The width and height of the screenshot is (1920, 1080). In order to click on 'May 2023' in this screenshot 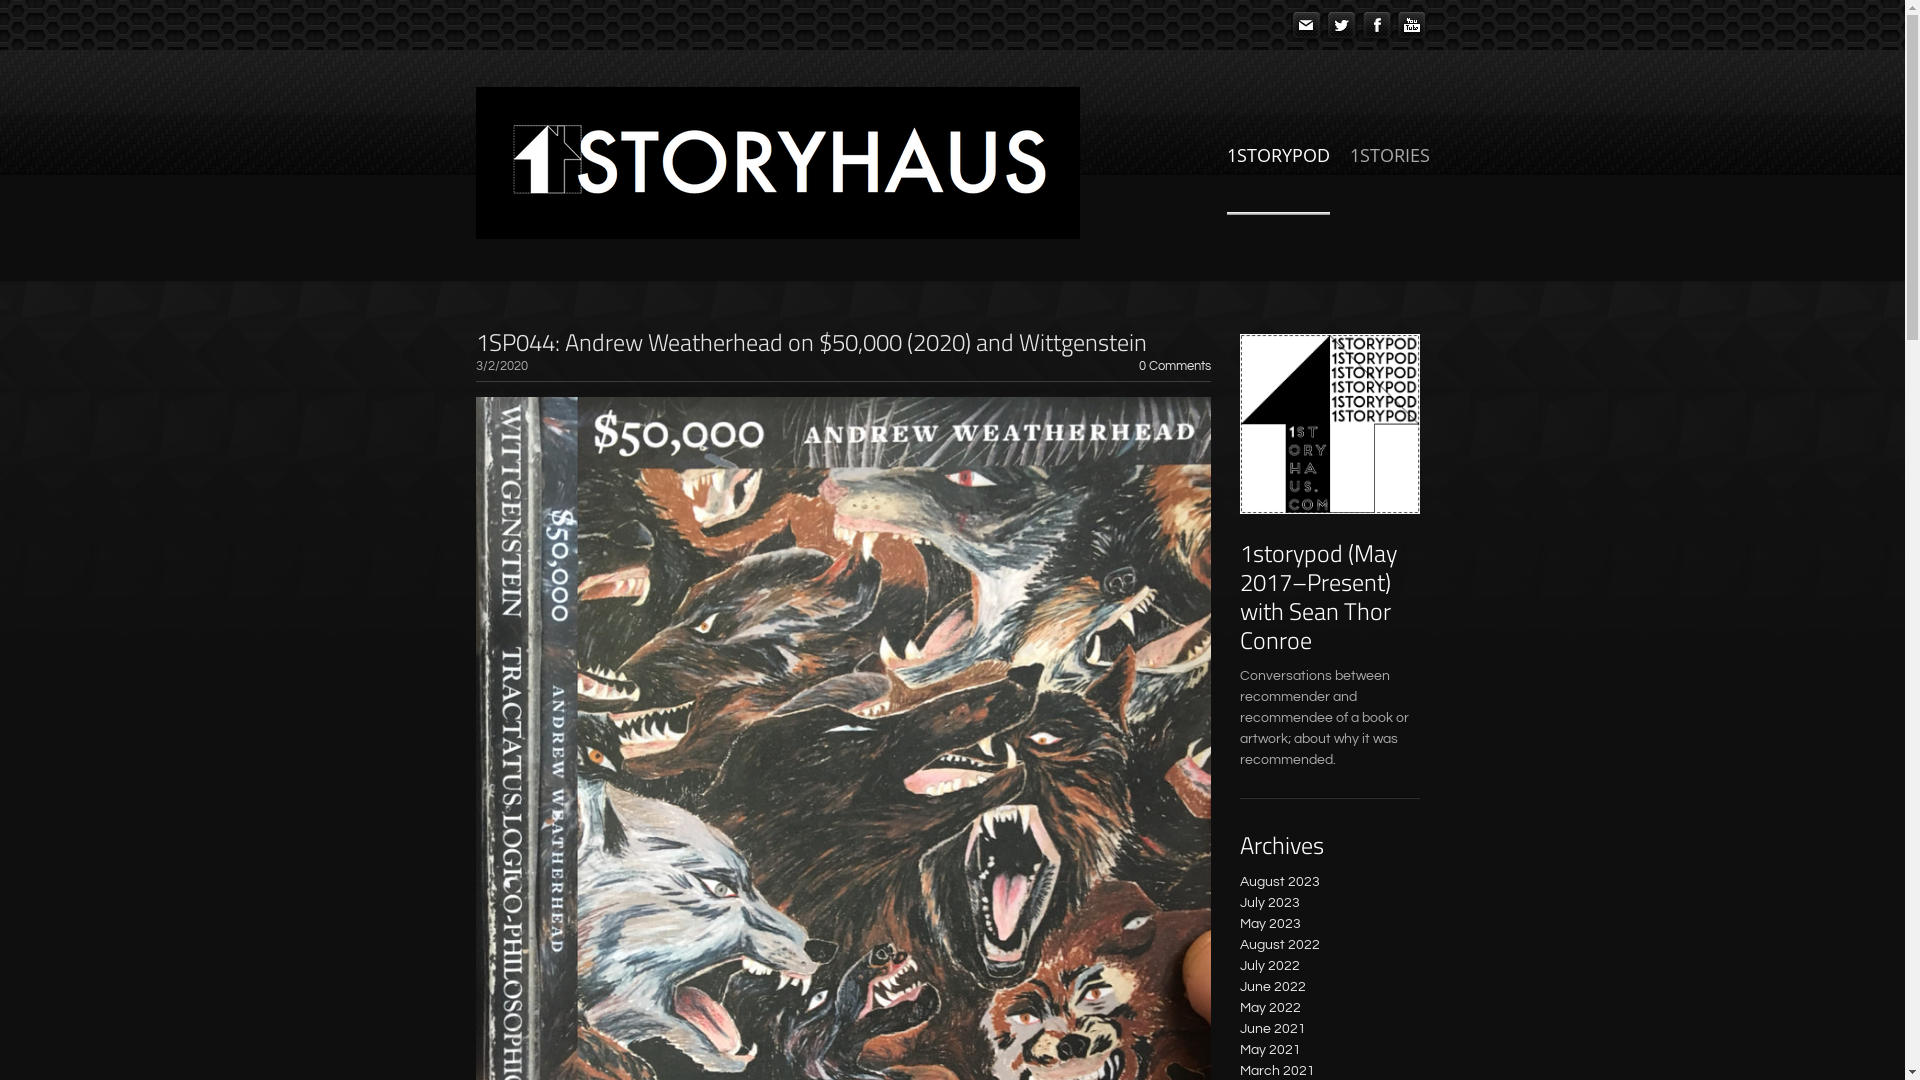, I will do `click(1238, 924)`.